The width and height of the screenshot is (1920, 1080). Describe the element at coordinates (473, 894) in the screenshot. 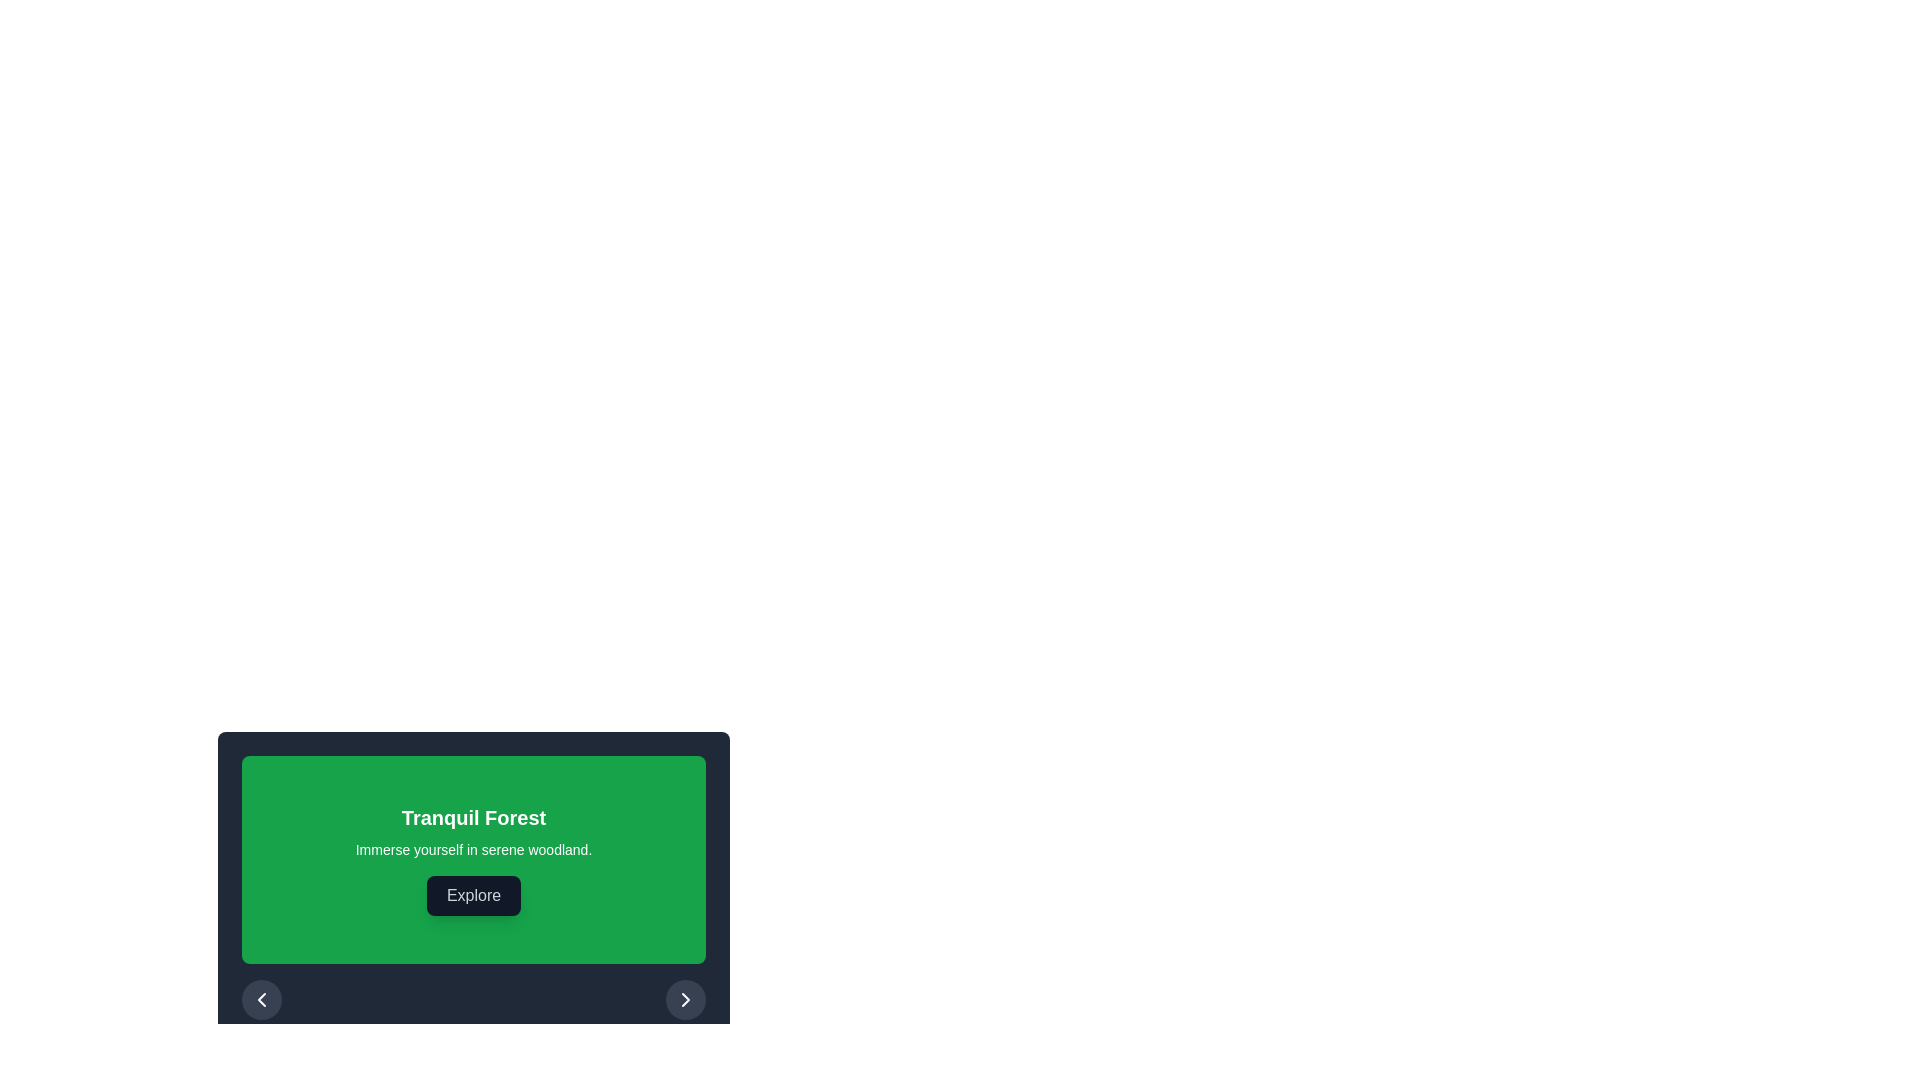

I see `the 'Explore' button` at that location.